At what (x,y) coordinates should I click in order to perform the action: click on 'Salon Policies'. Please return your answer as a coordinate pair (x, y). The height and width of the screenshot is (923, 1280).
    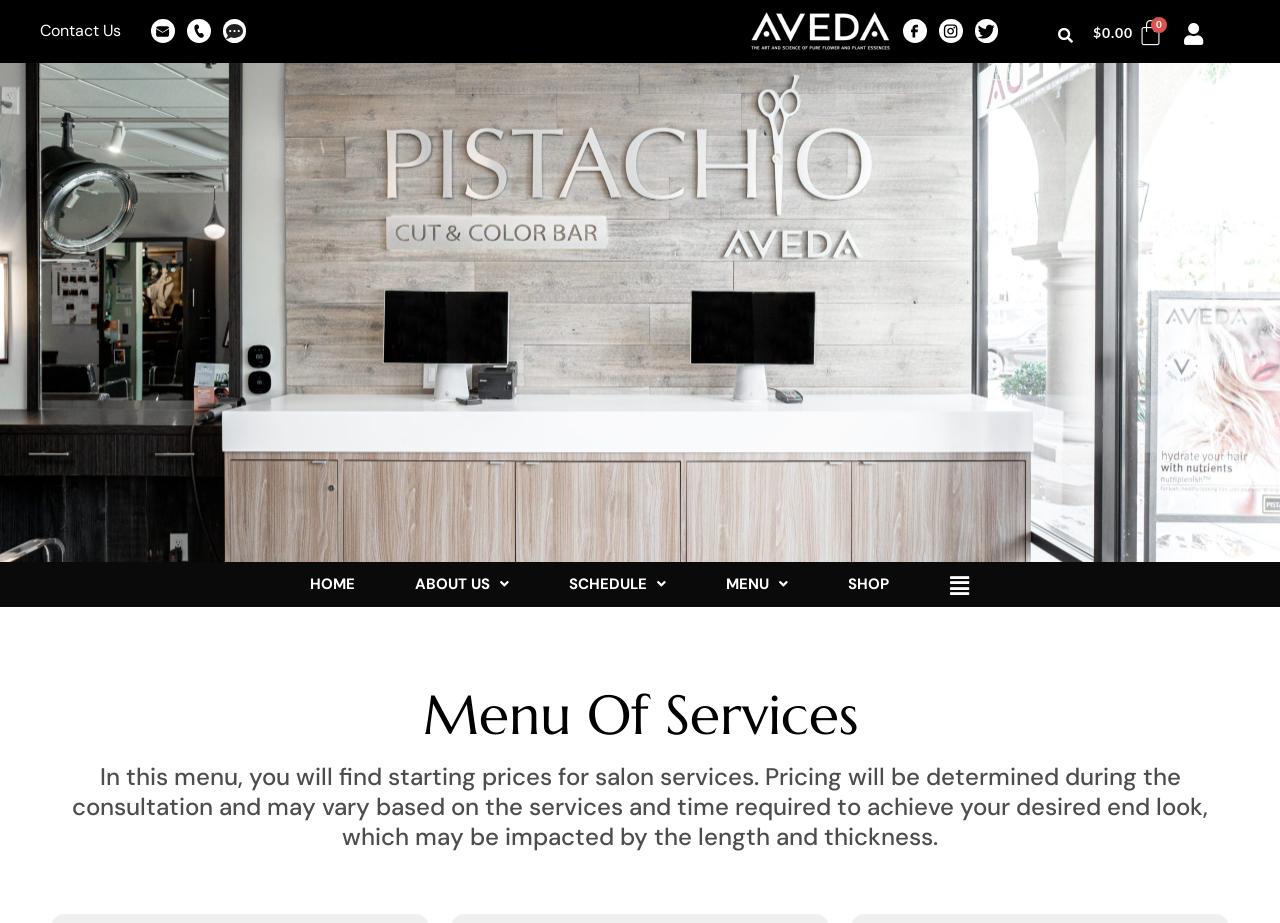
    Looking at the image, I should click on (637, 672).